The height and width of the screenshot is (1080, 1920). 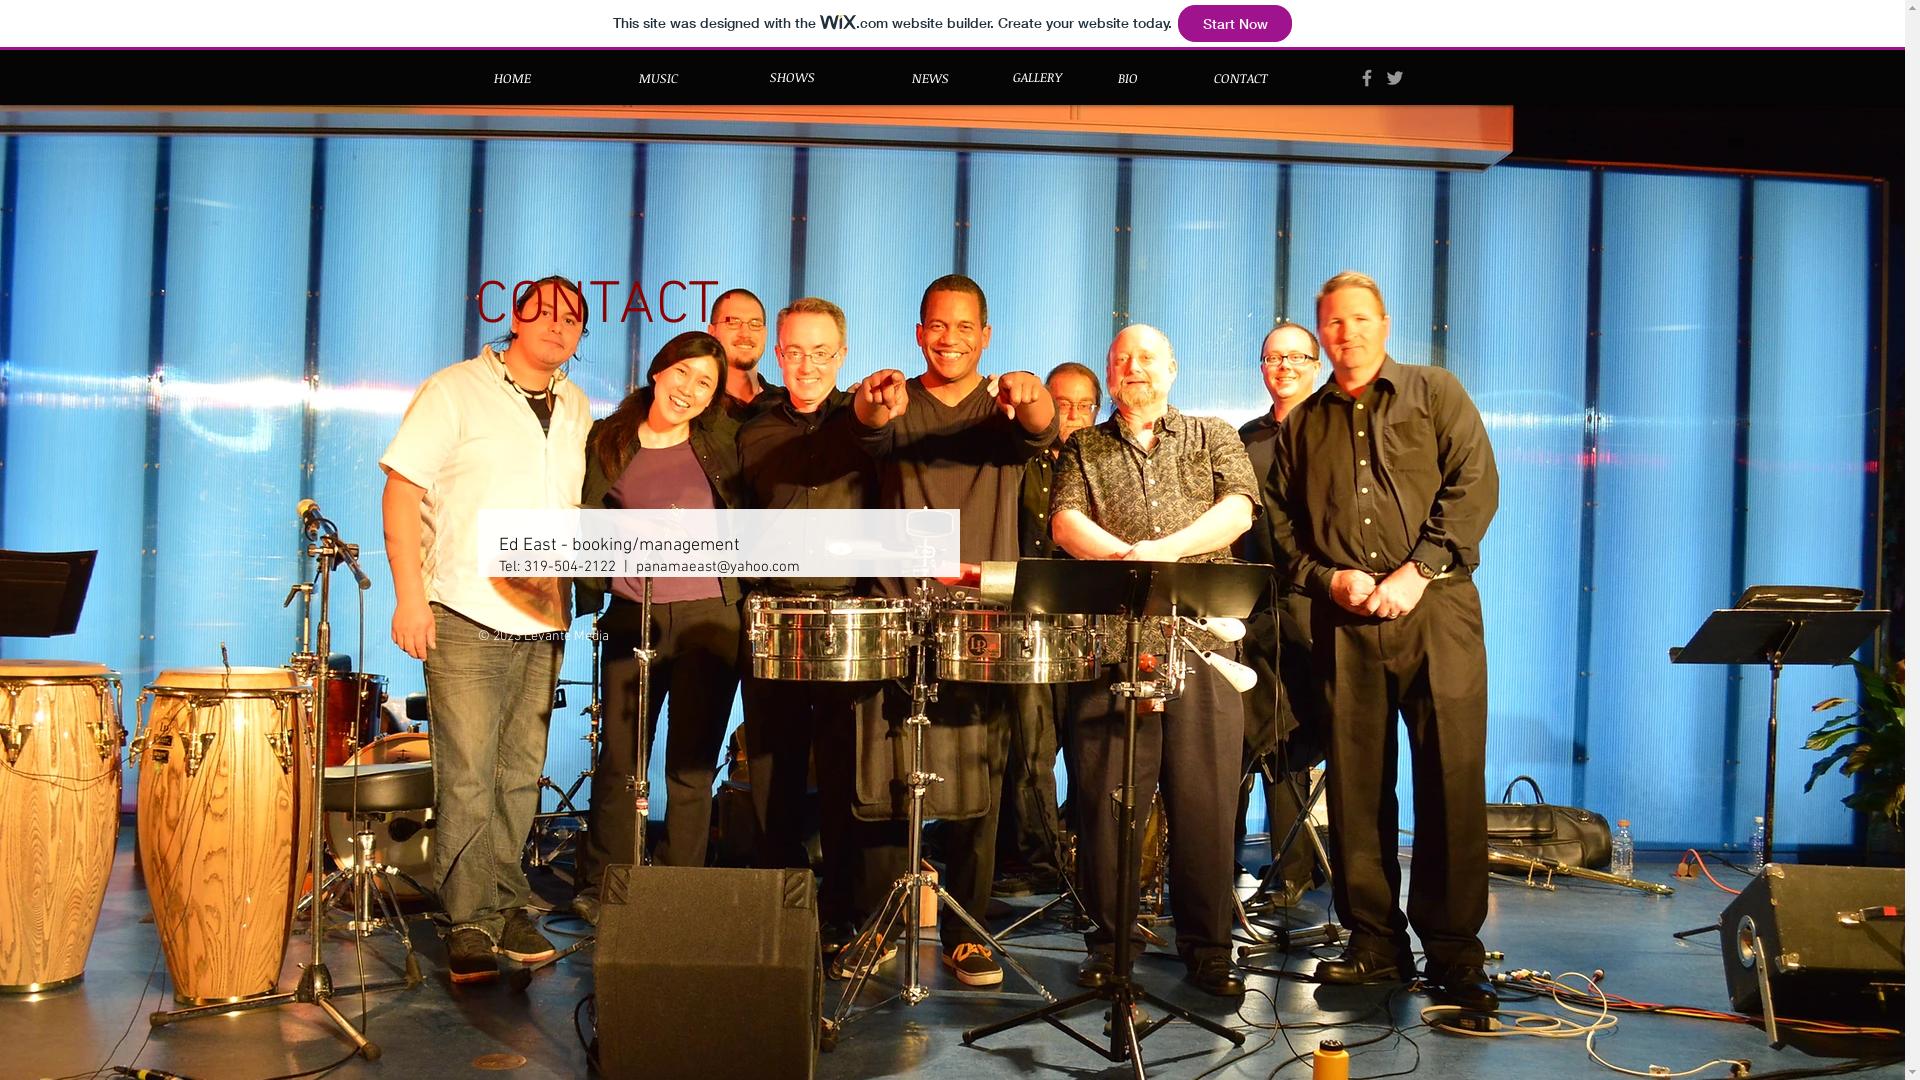 What do you see at coordinates (929, 76) in the screenshot?
I see `'NEWS'` at bounding box center [929, 76].